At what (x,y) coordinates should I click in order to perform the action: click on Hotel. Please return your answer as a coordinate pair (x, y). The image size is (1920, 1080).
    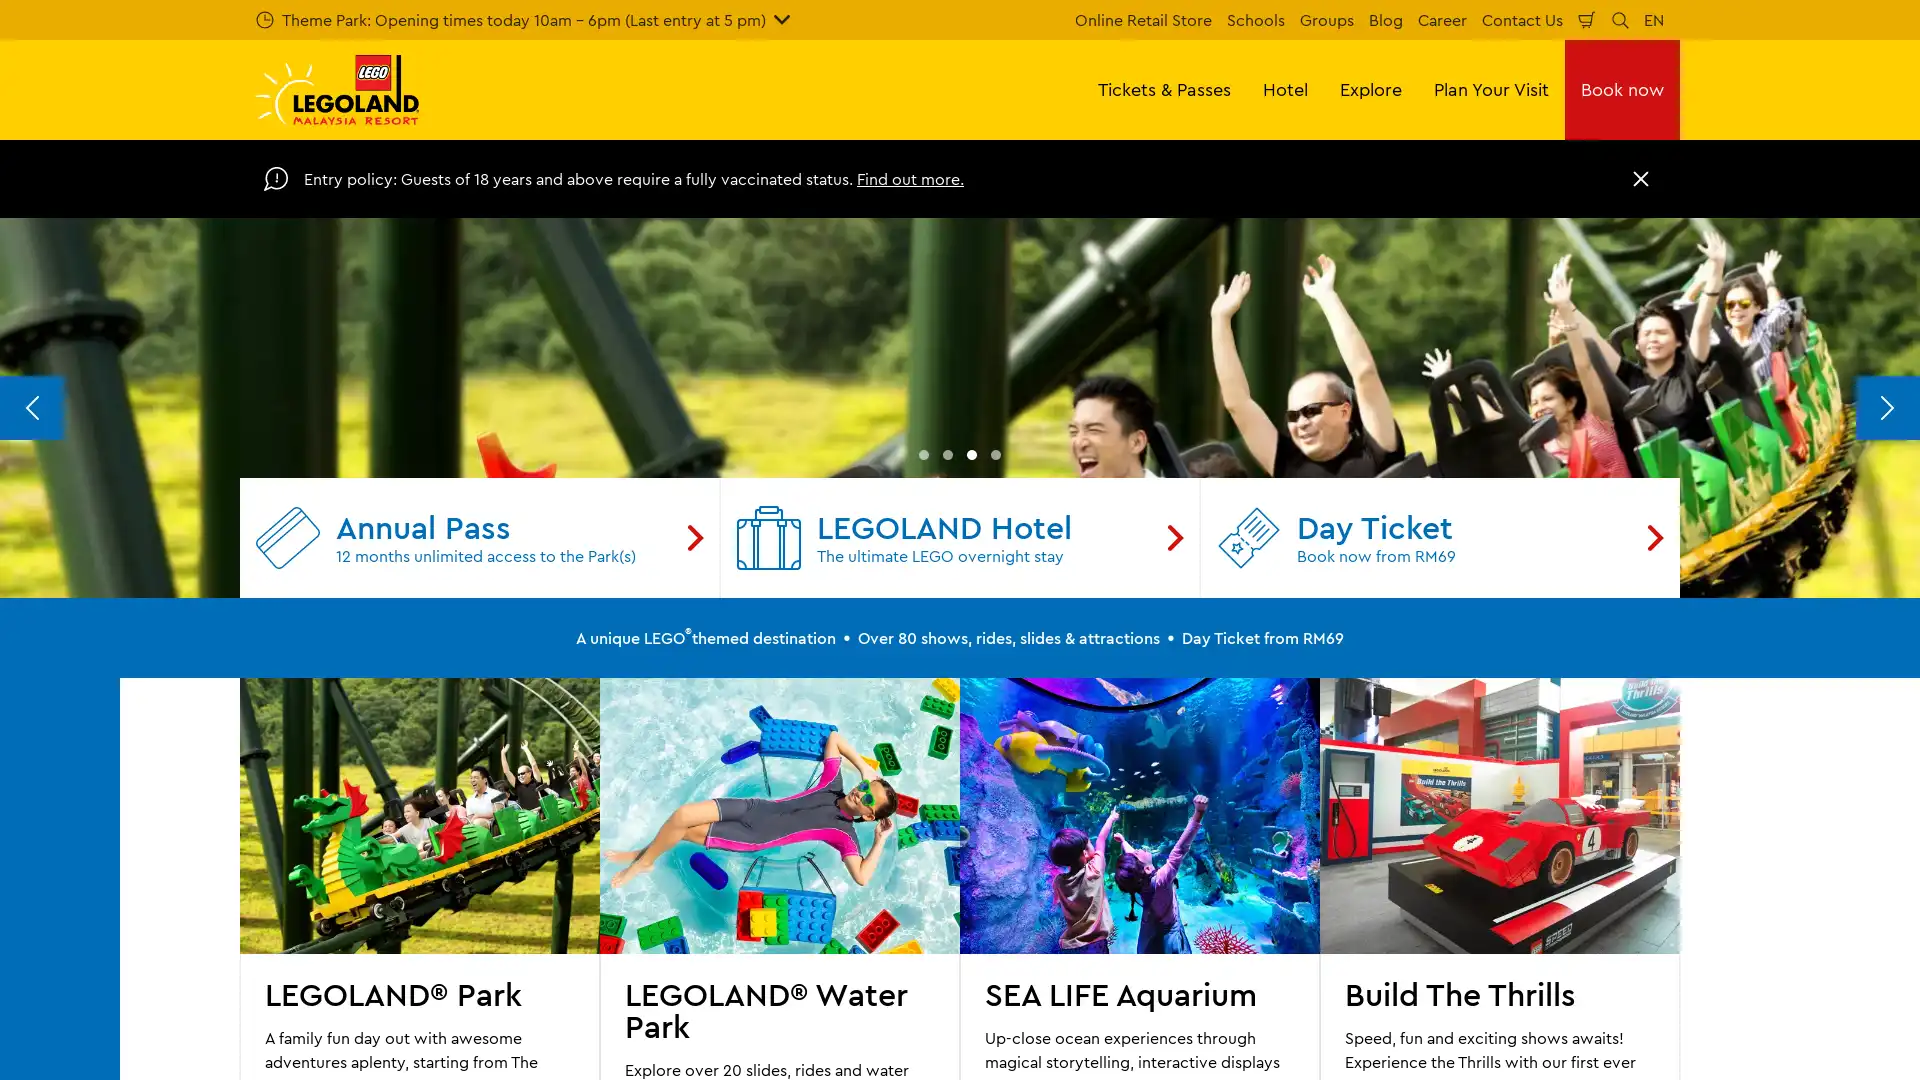
    Looking at the image, I should click on (1285, 88).